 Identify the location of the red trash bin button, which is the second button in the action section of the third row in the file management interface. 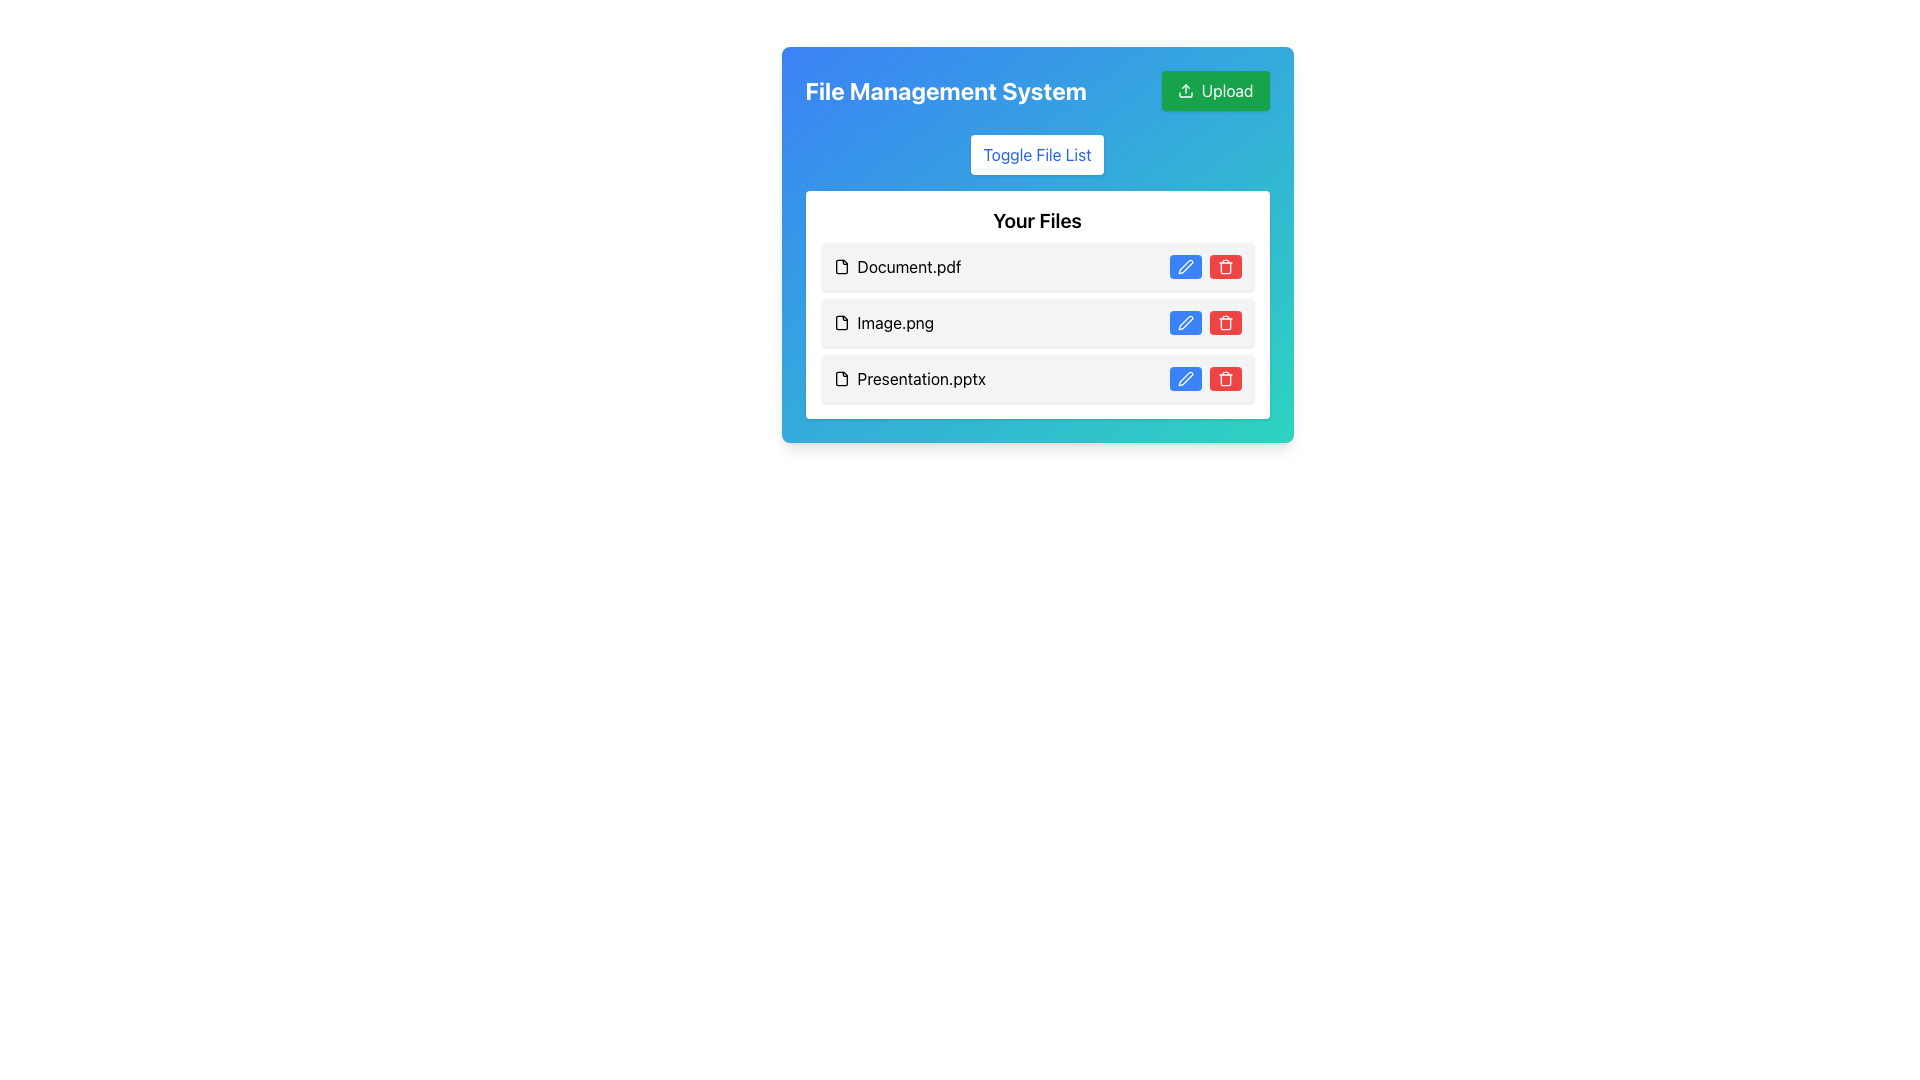
(1224, 322).